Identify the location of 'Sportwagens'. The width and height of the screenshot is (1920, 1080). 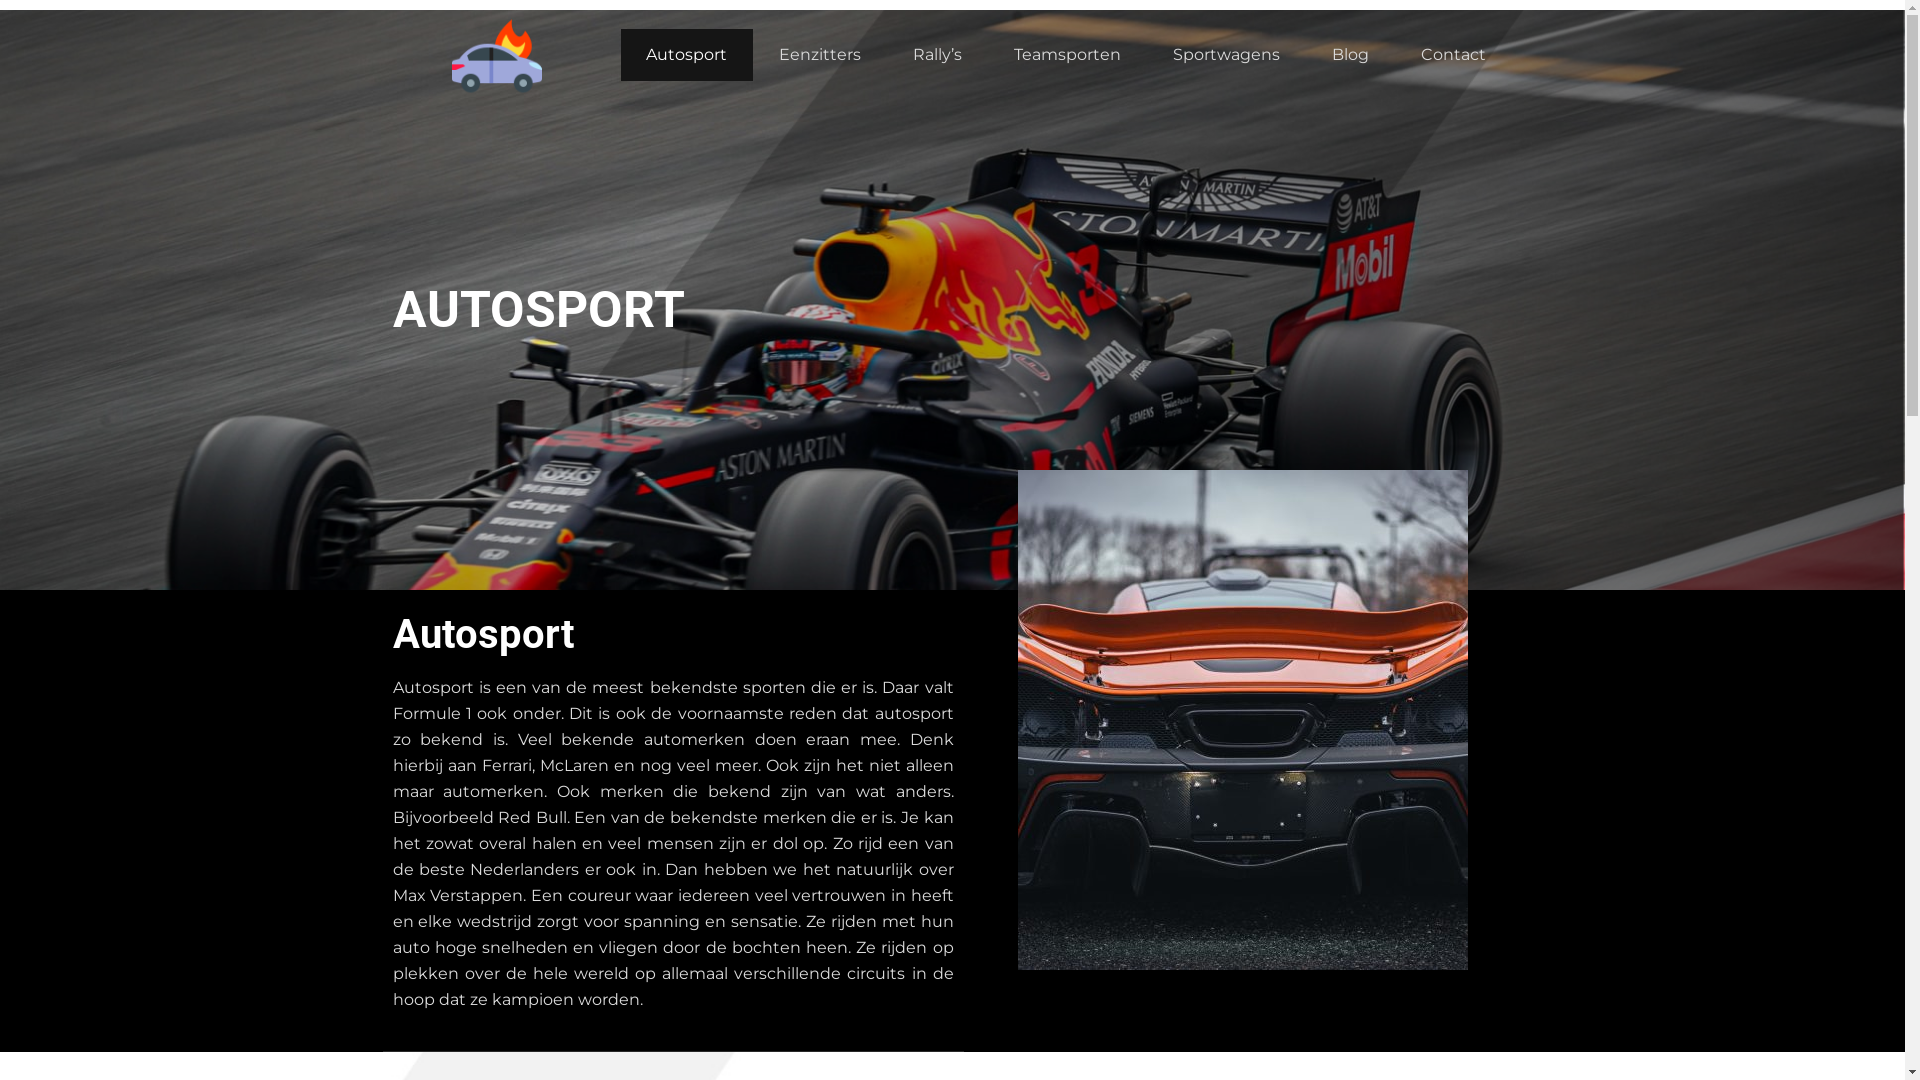
(1225, 53).